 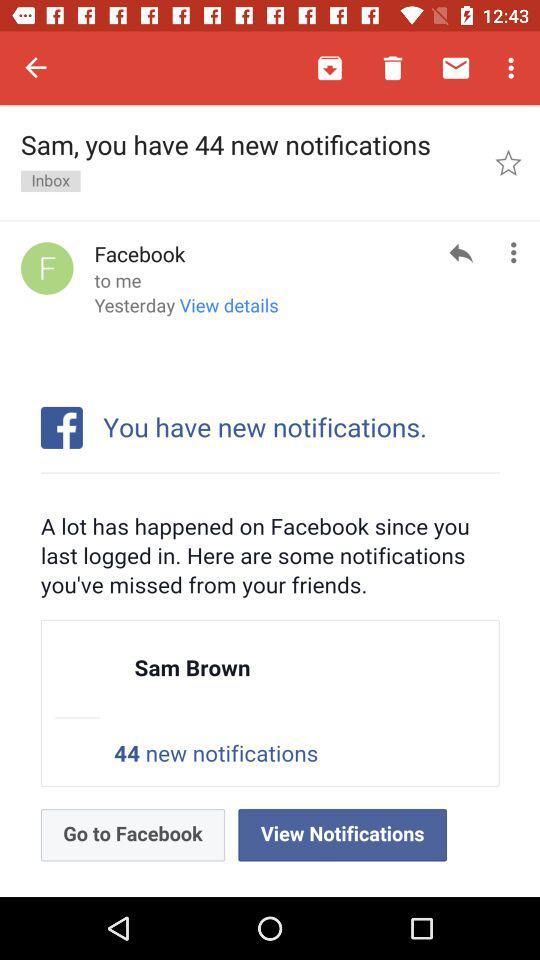 I want to click on the item next to the yesterday view details, so click(x=461, y=251).